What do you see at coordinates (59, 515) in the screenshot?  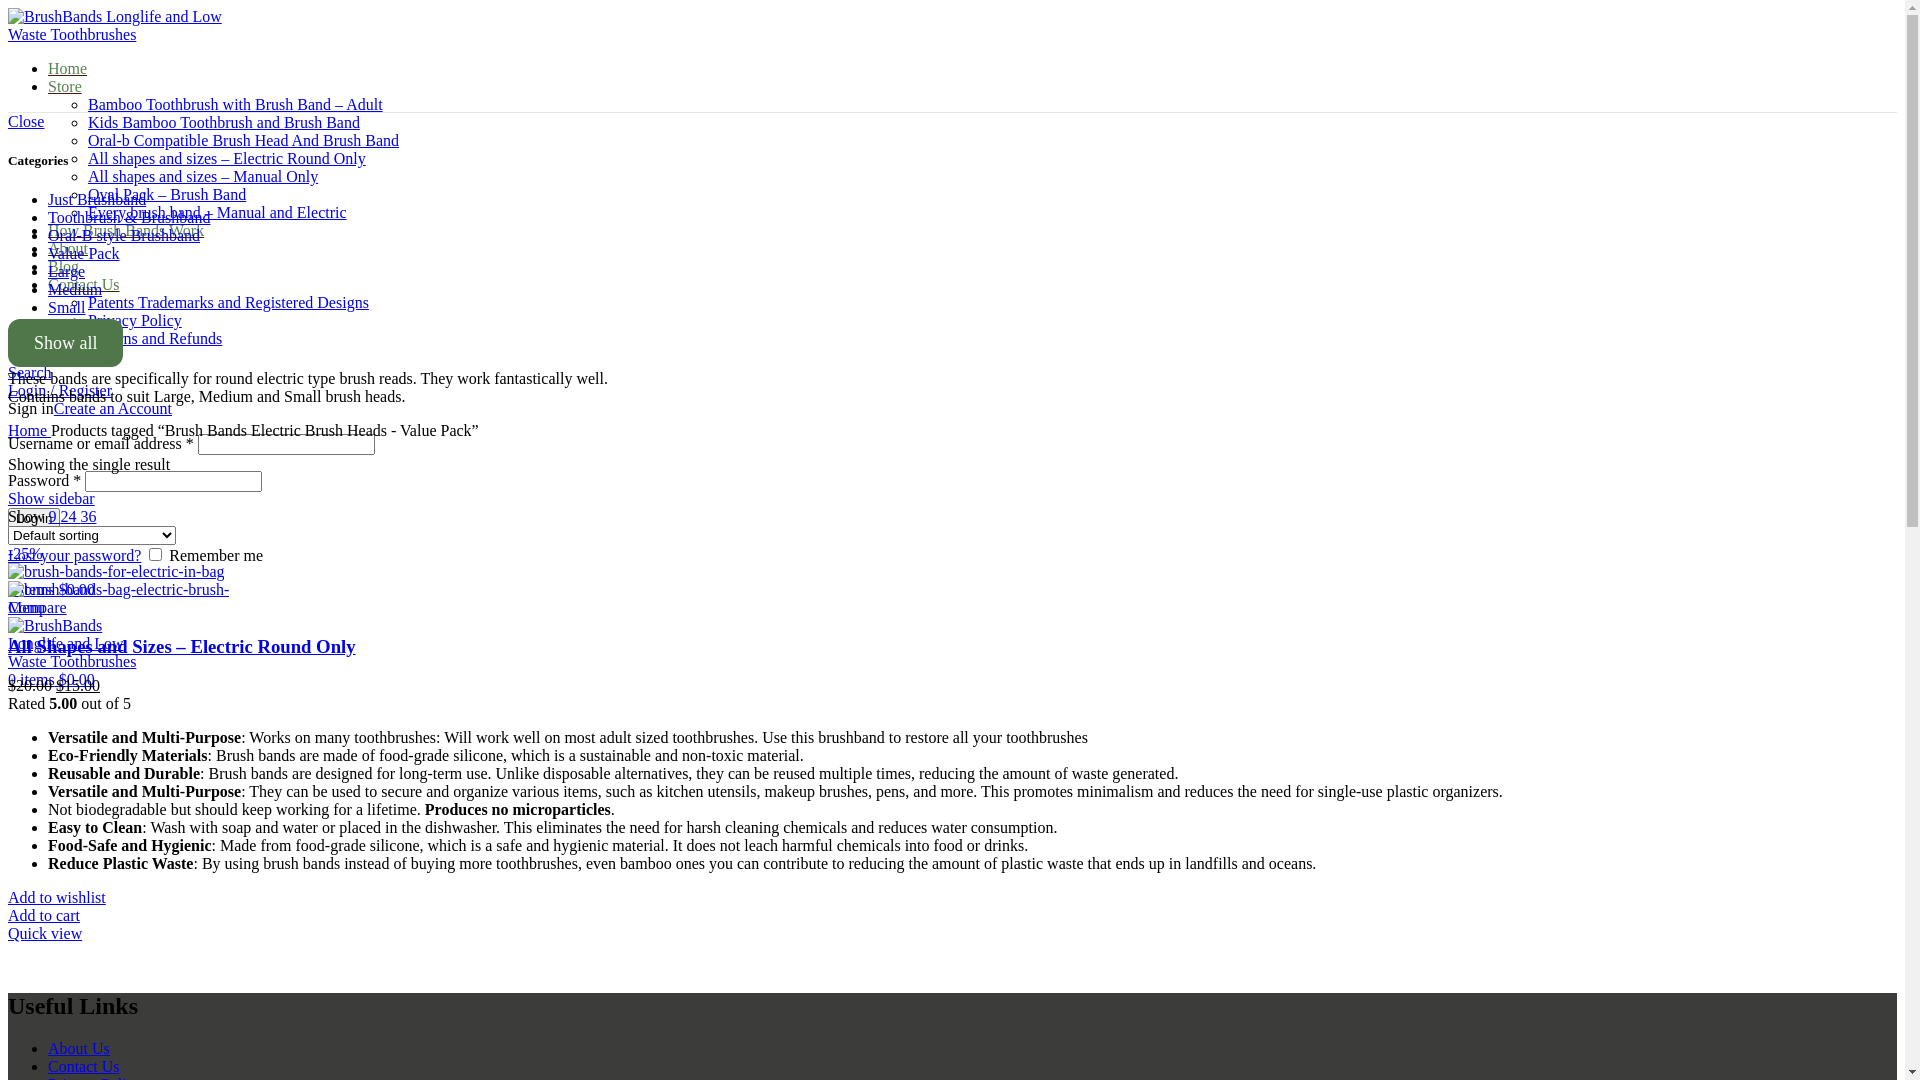 I see `'24'` at bounding box center [59, 515].